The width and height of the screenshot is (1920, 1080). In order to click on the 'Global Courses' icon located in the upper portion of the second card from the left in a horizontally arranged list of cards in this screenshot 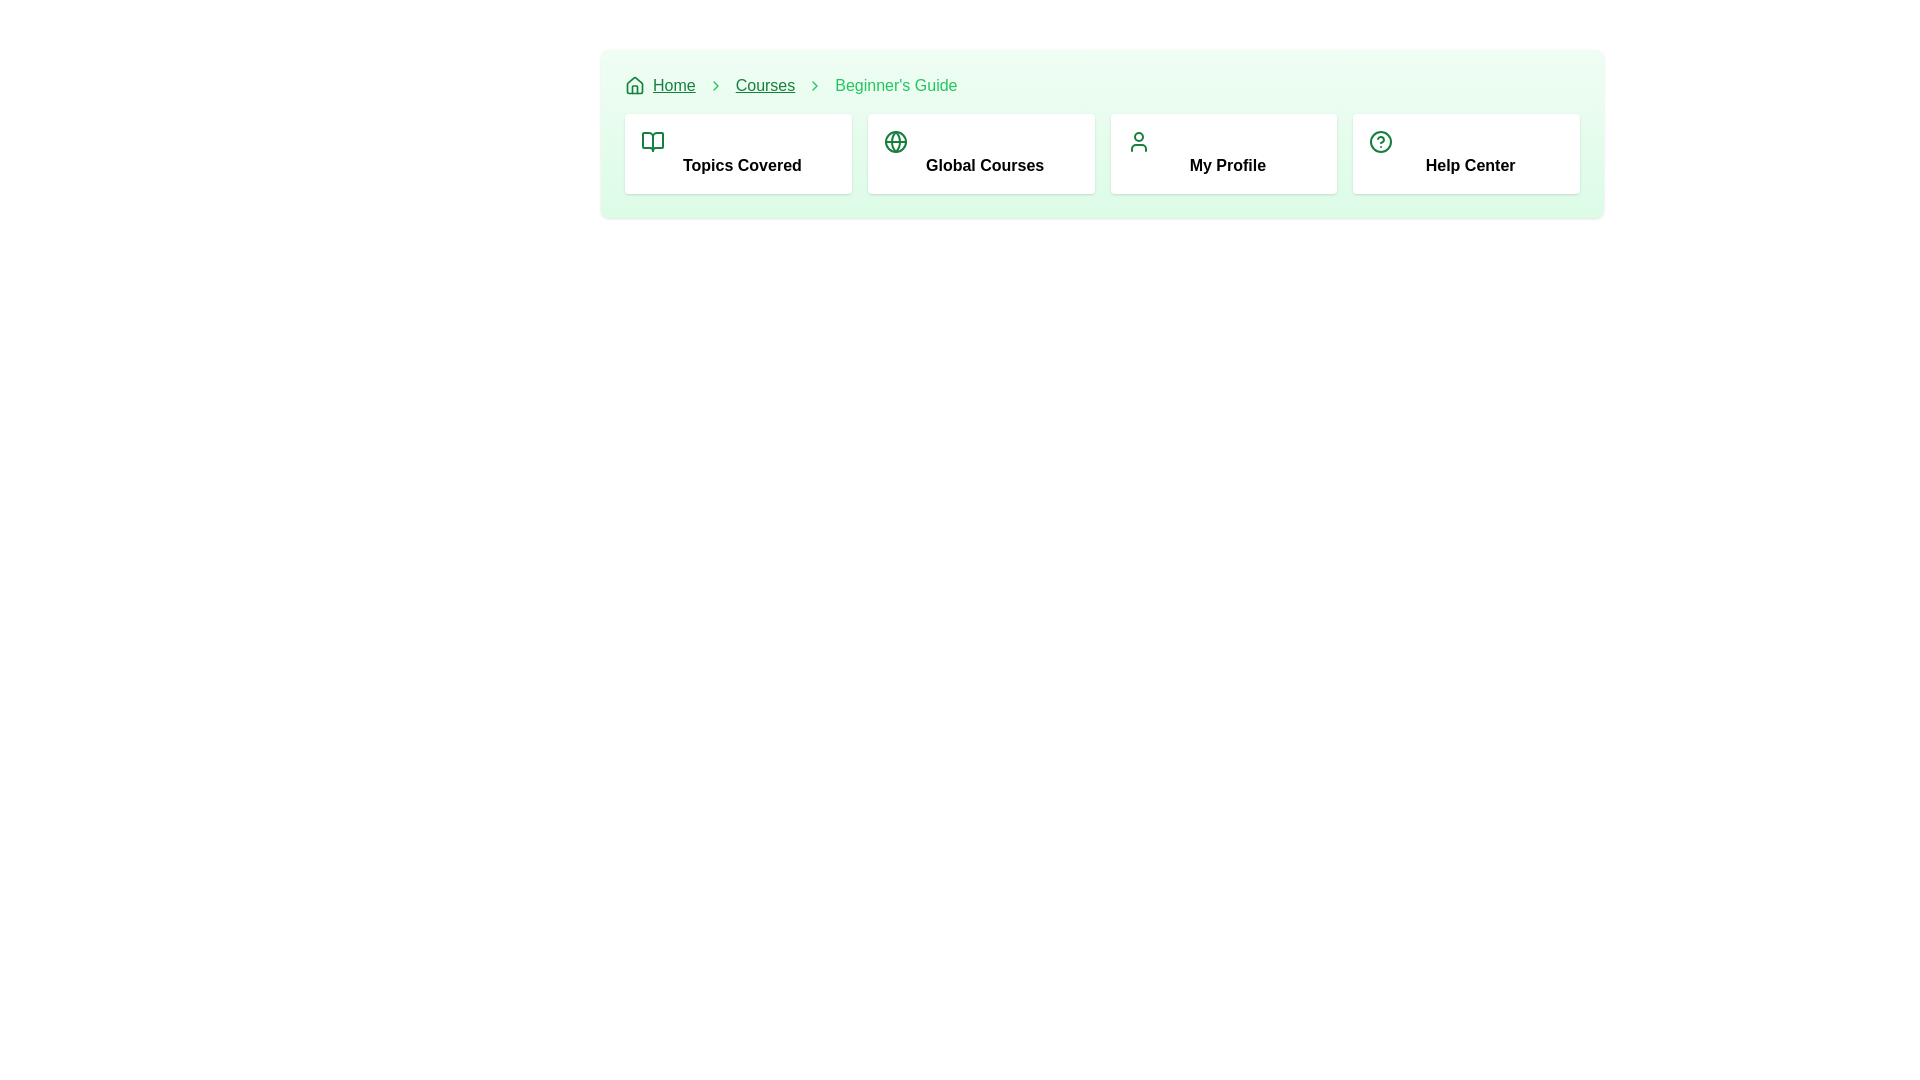, I will do `click(894, 141)`.